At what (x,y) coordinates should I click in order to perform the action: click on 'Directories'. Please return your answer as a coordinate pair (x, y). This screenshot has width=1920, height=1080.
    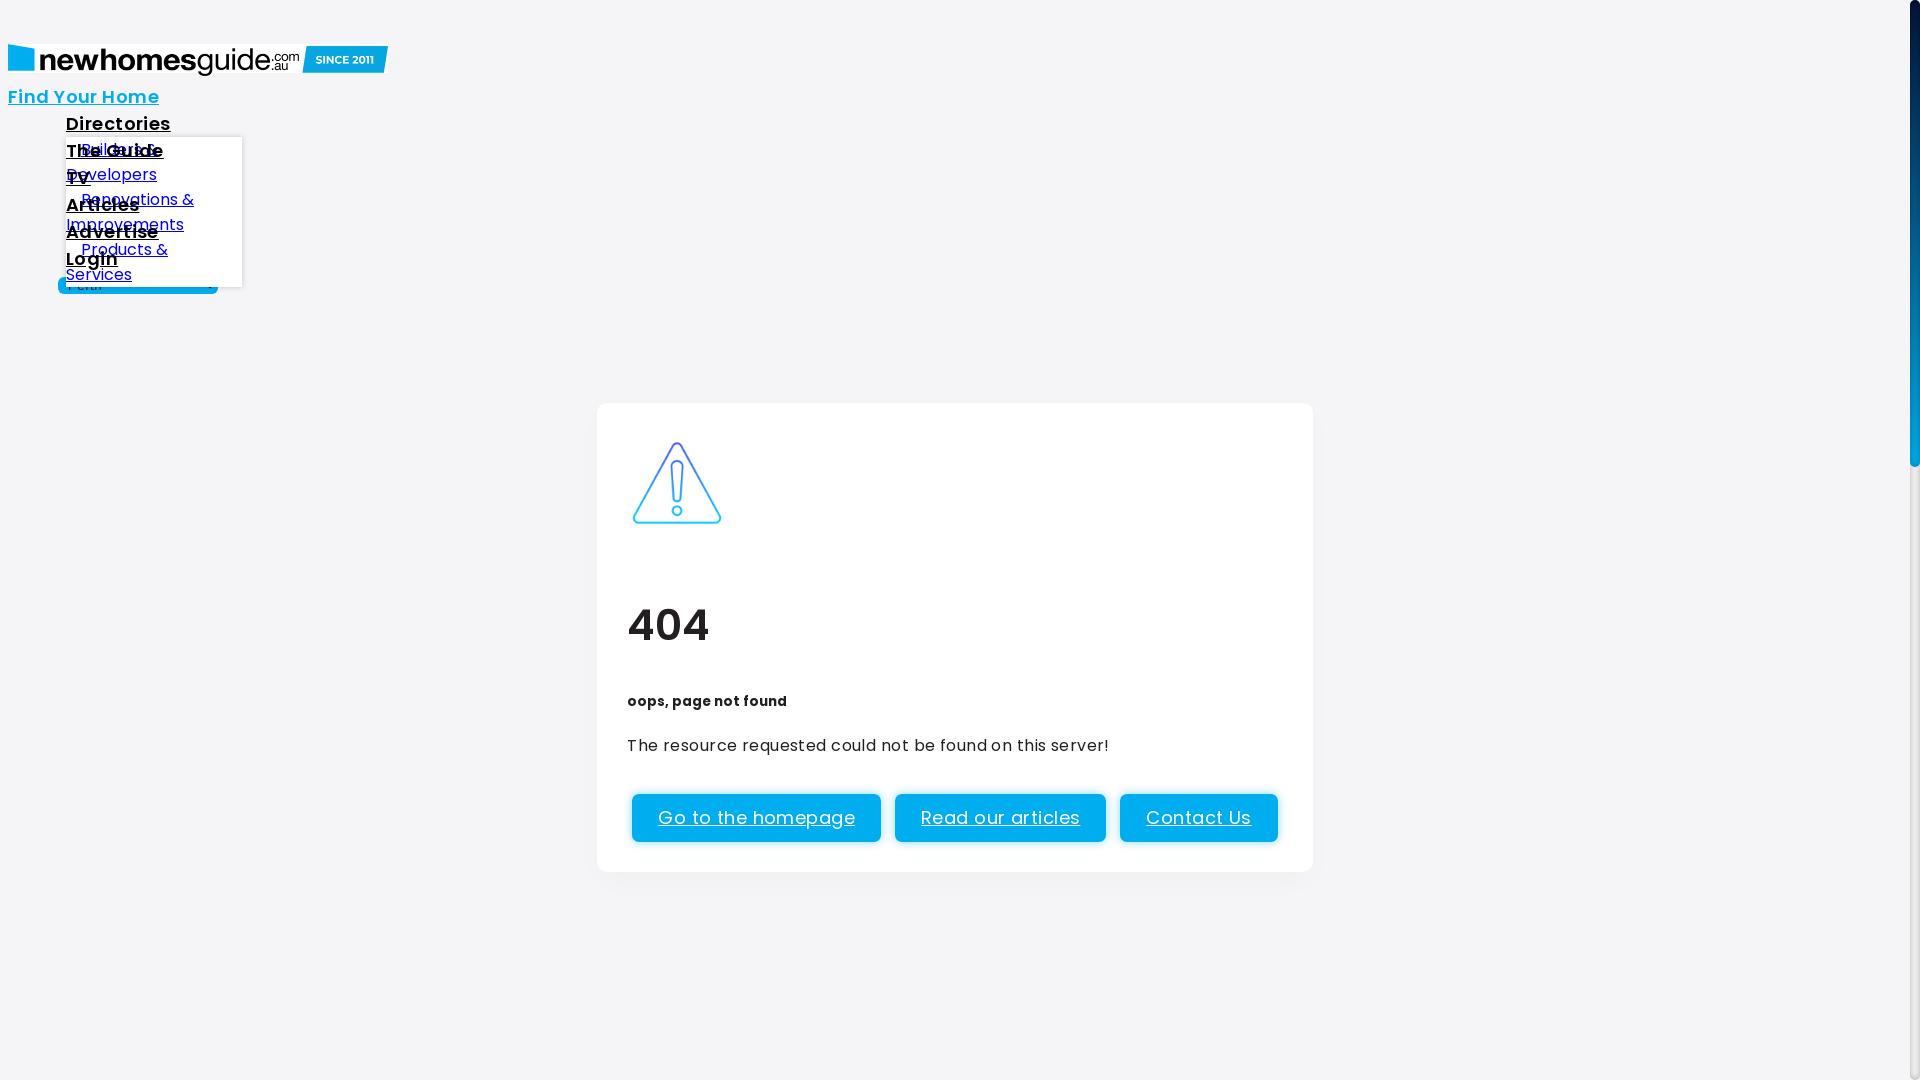
    Looking at the image, I should click on (117, 122).